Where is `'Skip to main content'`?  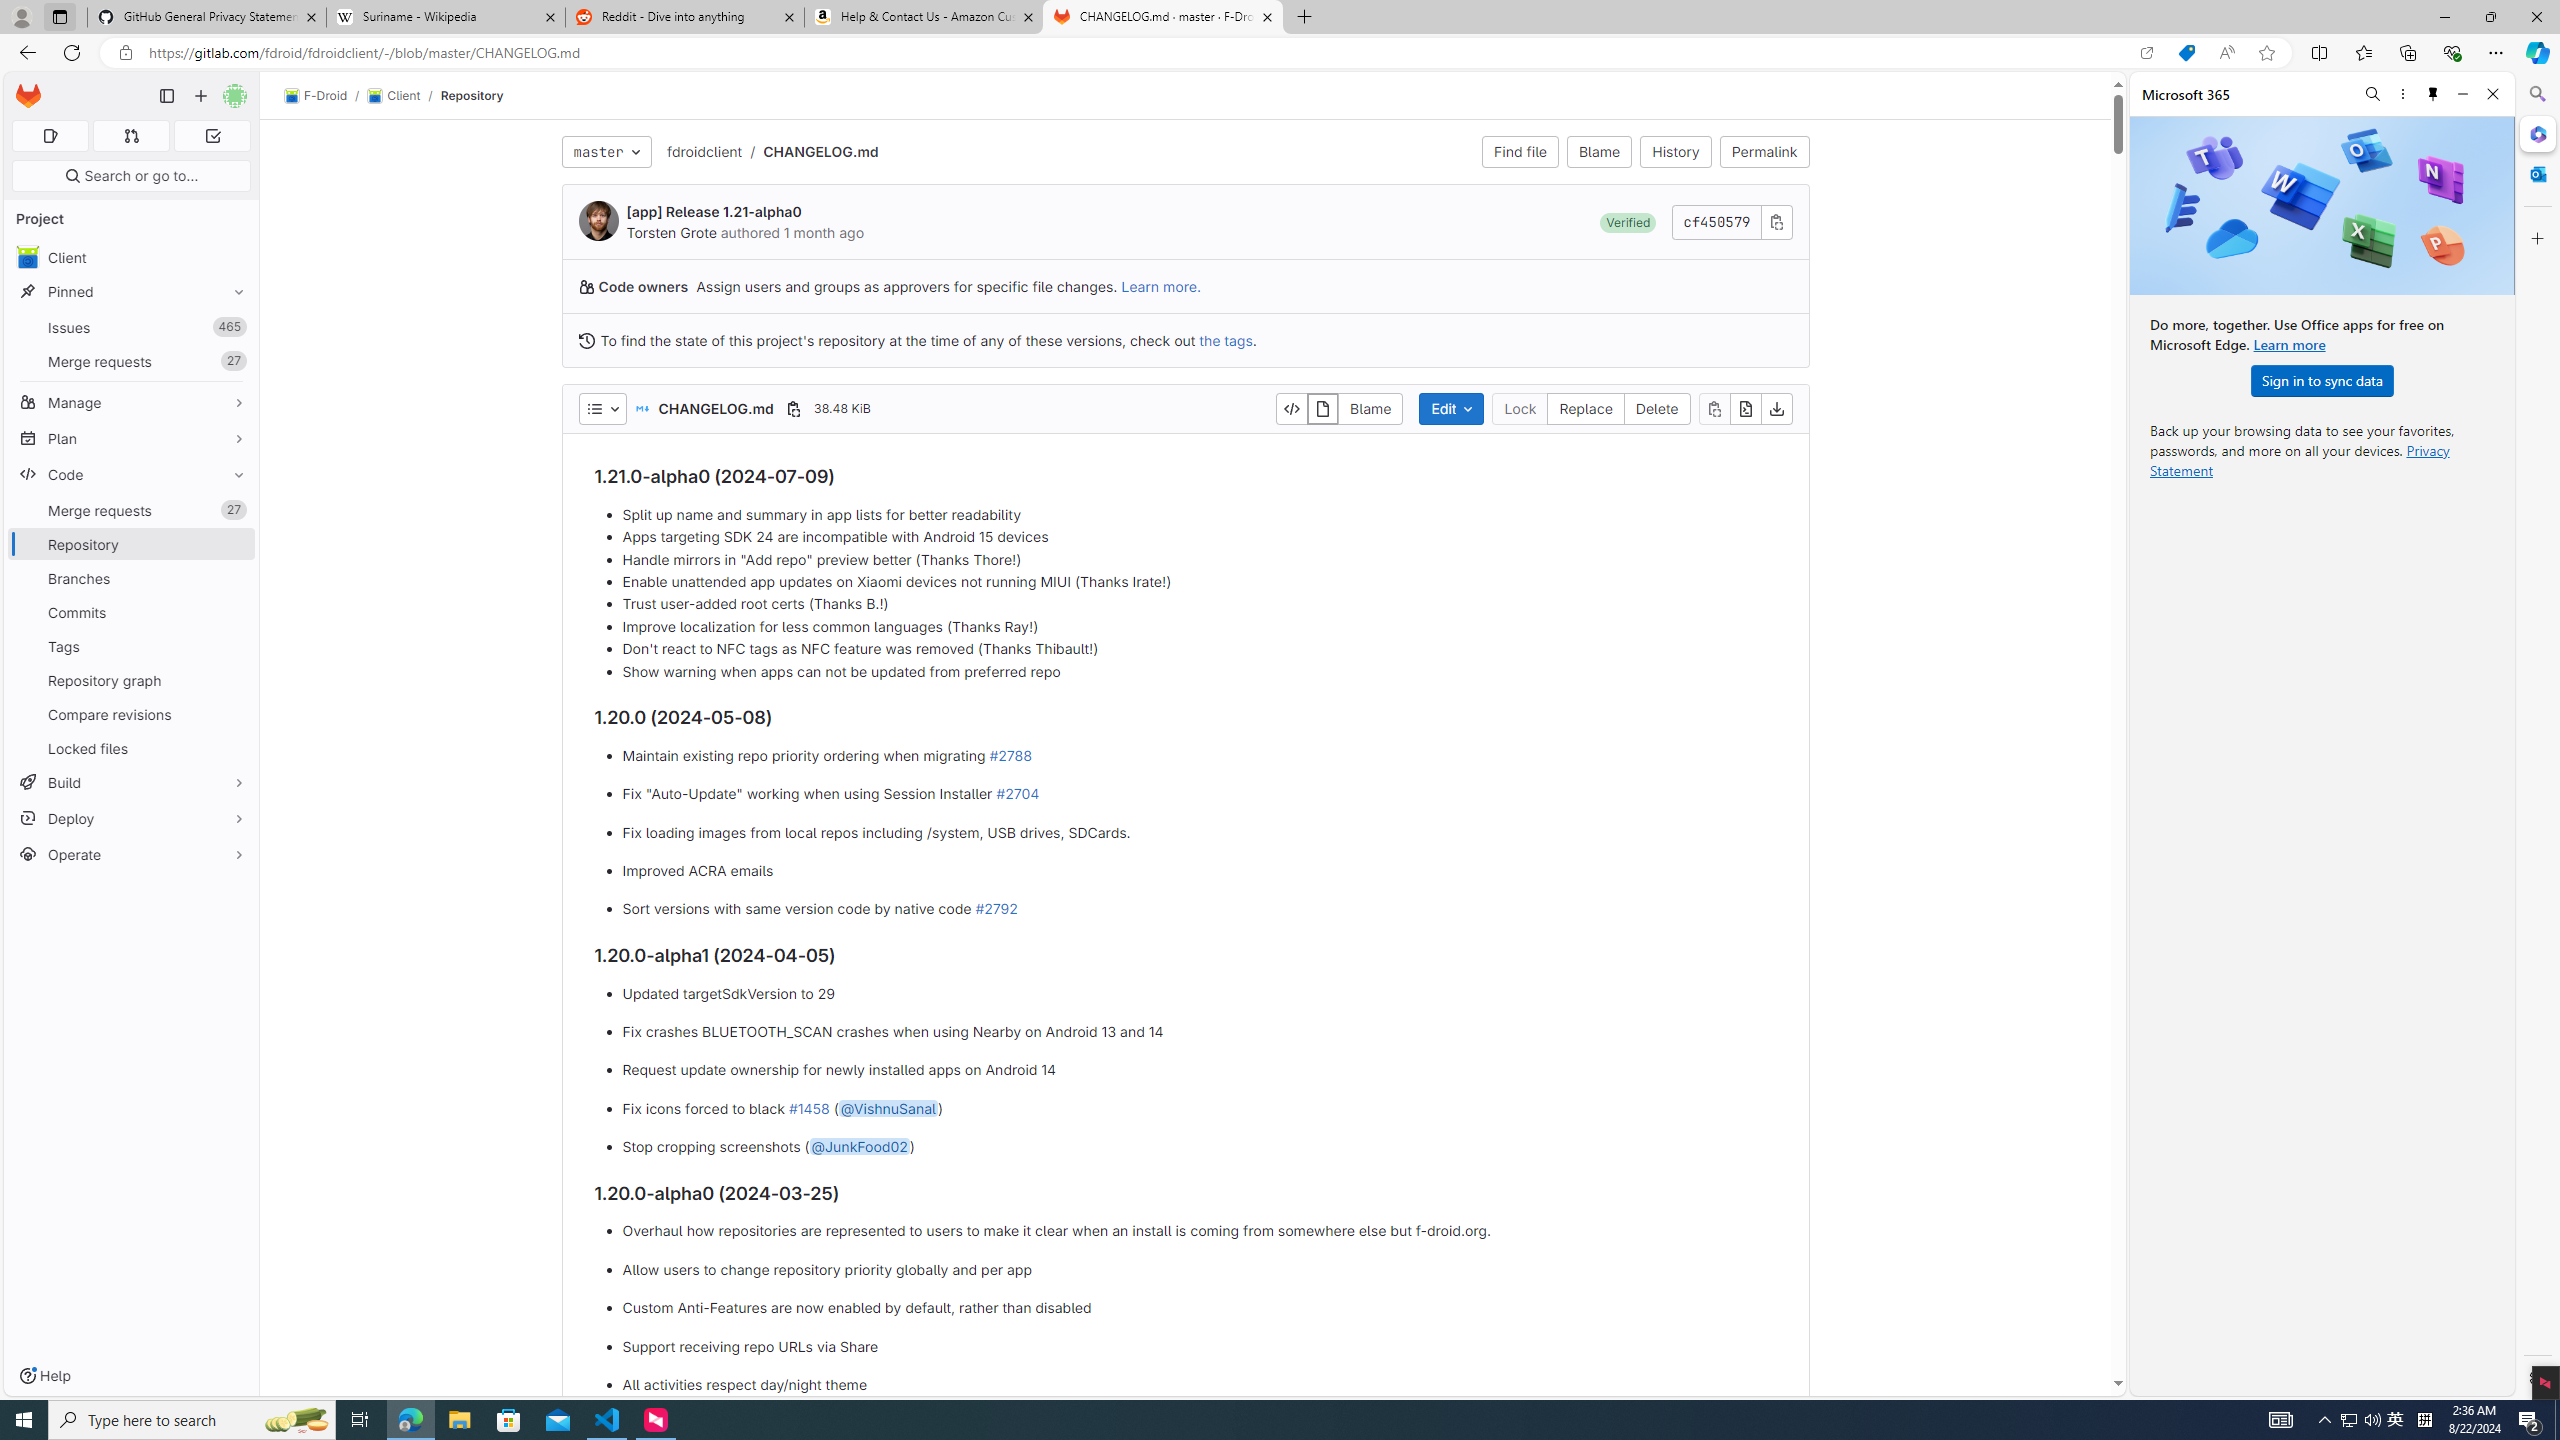 'Skip to main content' is located at coordinates (24, 88).